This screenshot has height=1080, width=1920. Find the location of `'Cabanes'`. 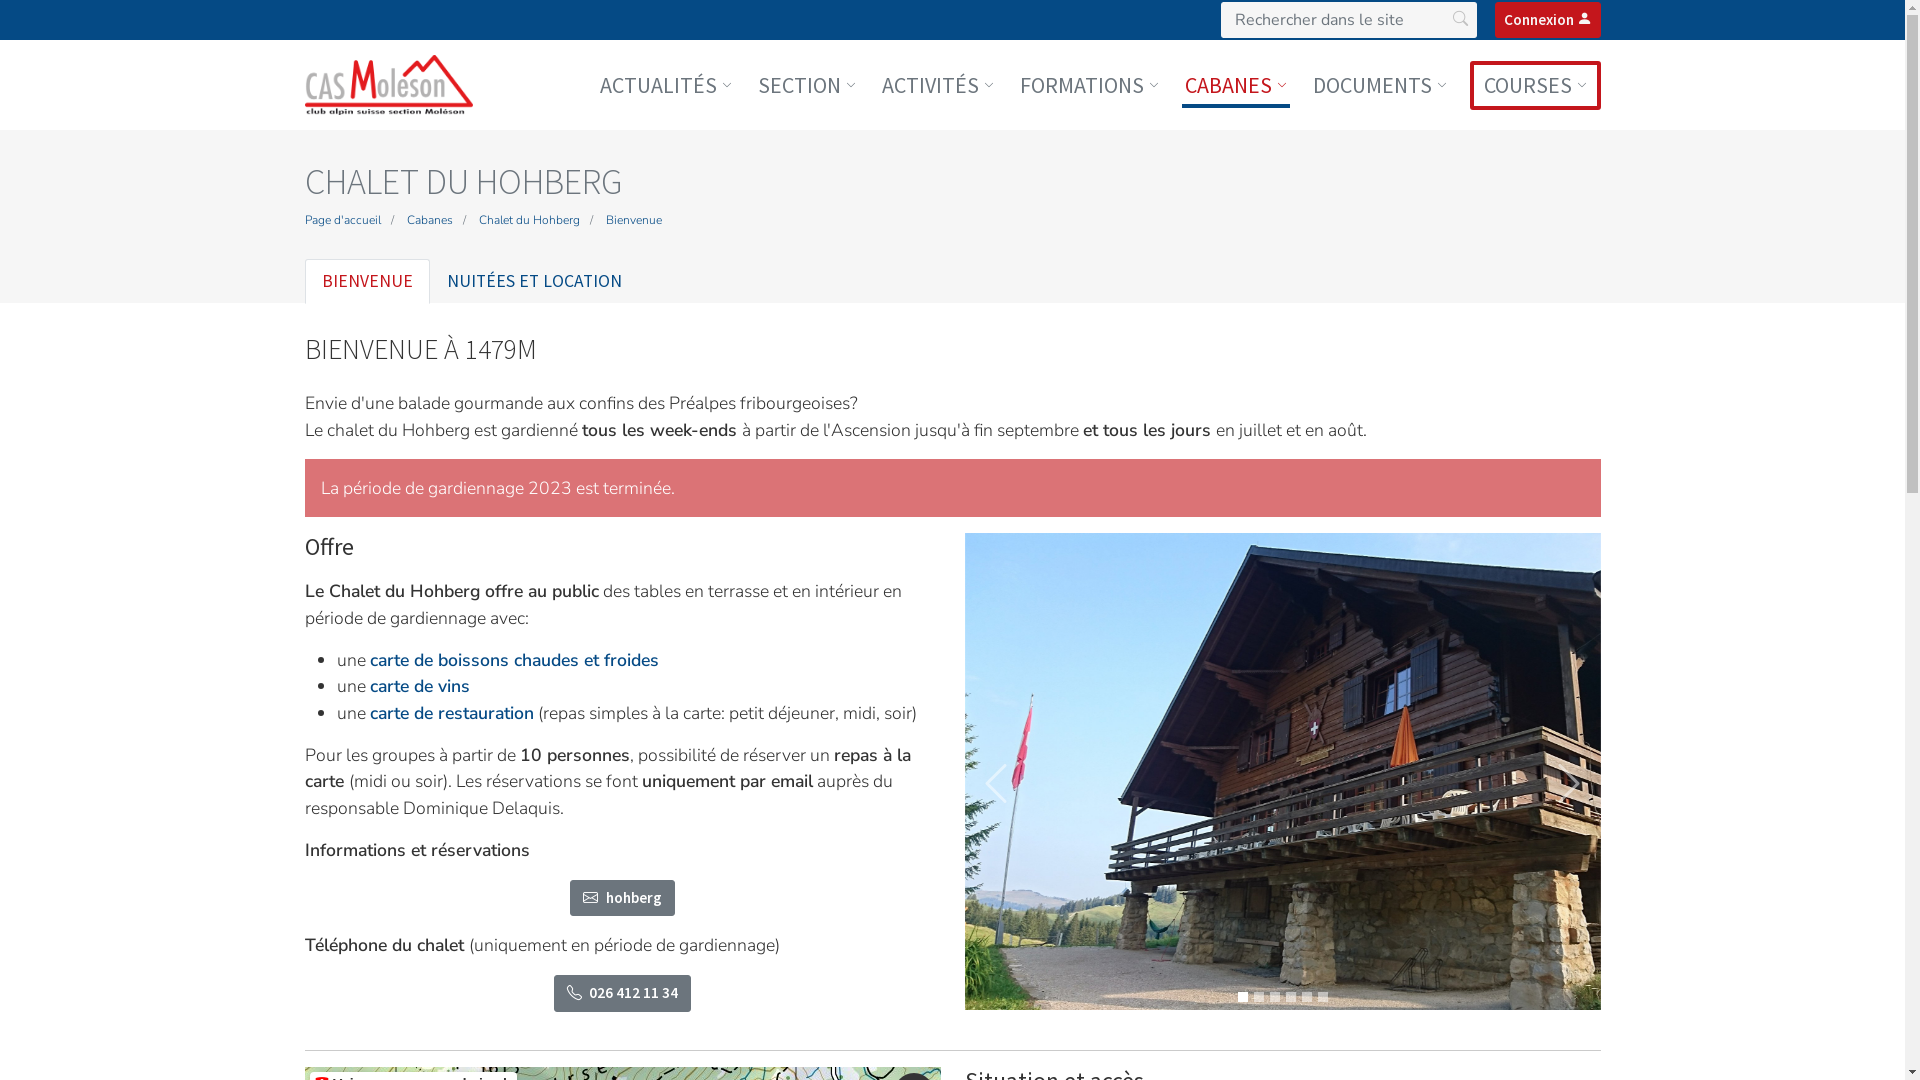

'Cabanes' is located at coordinates (427, 219).